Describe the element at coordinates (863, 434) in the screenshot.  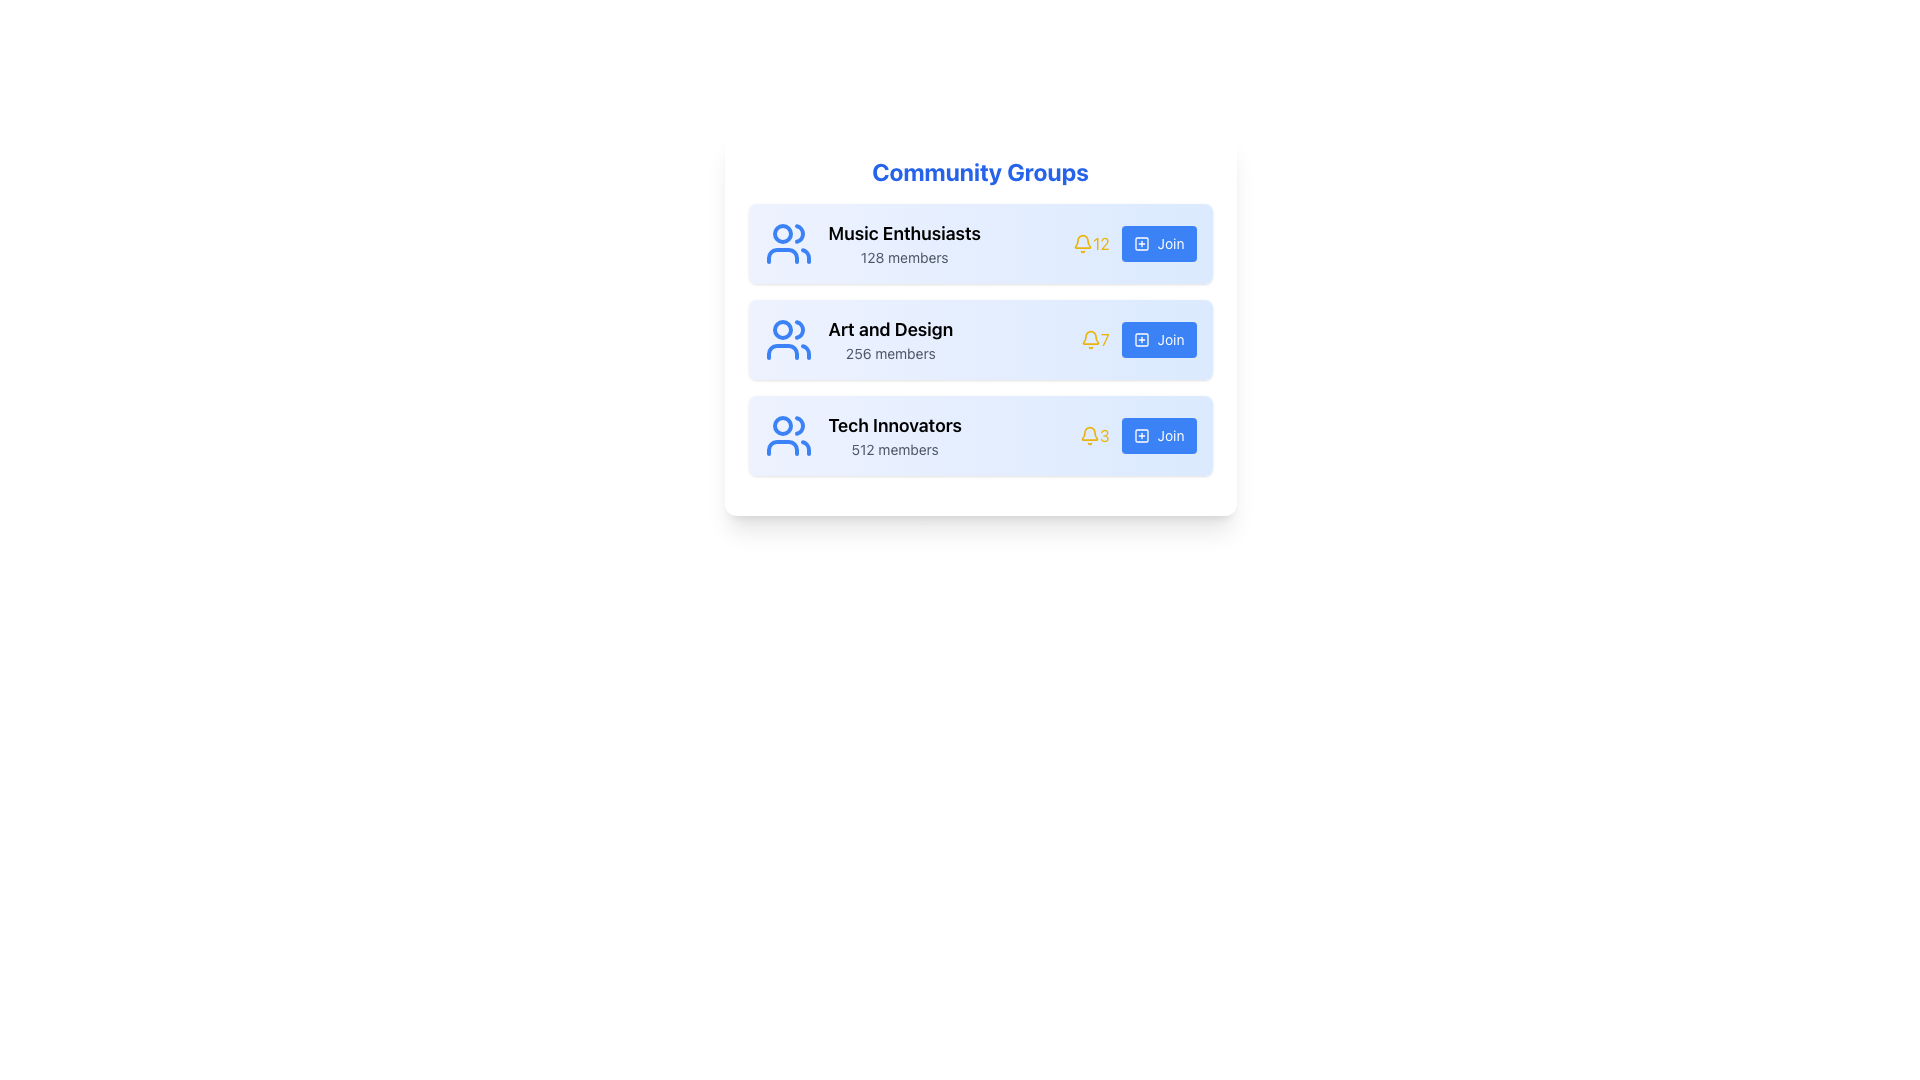
I see `the 'Tech Innovators' community group information display block, which is located within the third card of the community groups list, to the left of the bell icon and the 'Join' button` at that location.